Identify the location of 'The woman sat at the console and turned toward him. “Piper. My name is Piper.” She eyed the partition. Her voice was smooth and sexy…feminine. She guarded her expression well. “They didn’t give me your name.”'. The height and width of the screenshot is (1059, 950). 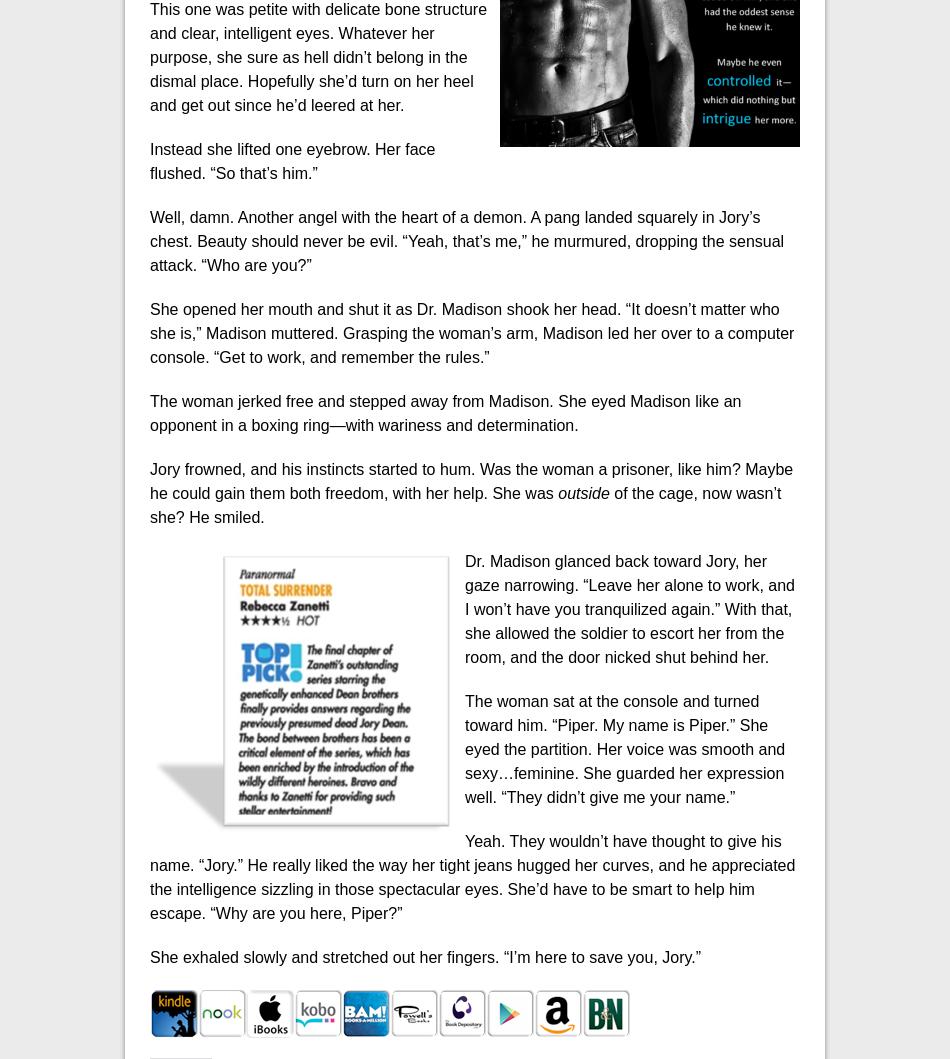
(625, 747).